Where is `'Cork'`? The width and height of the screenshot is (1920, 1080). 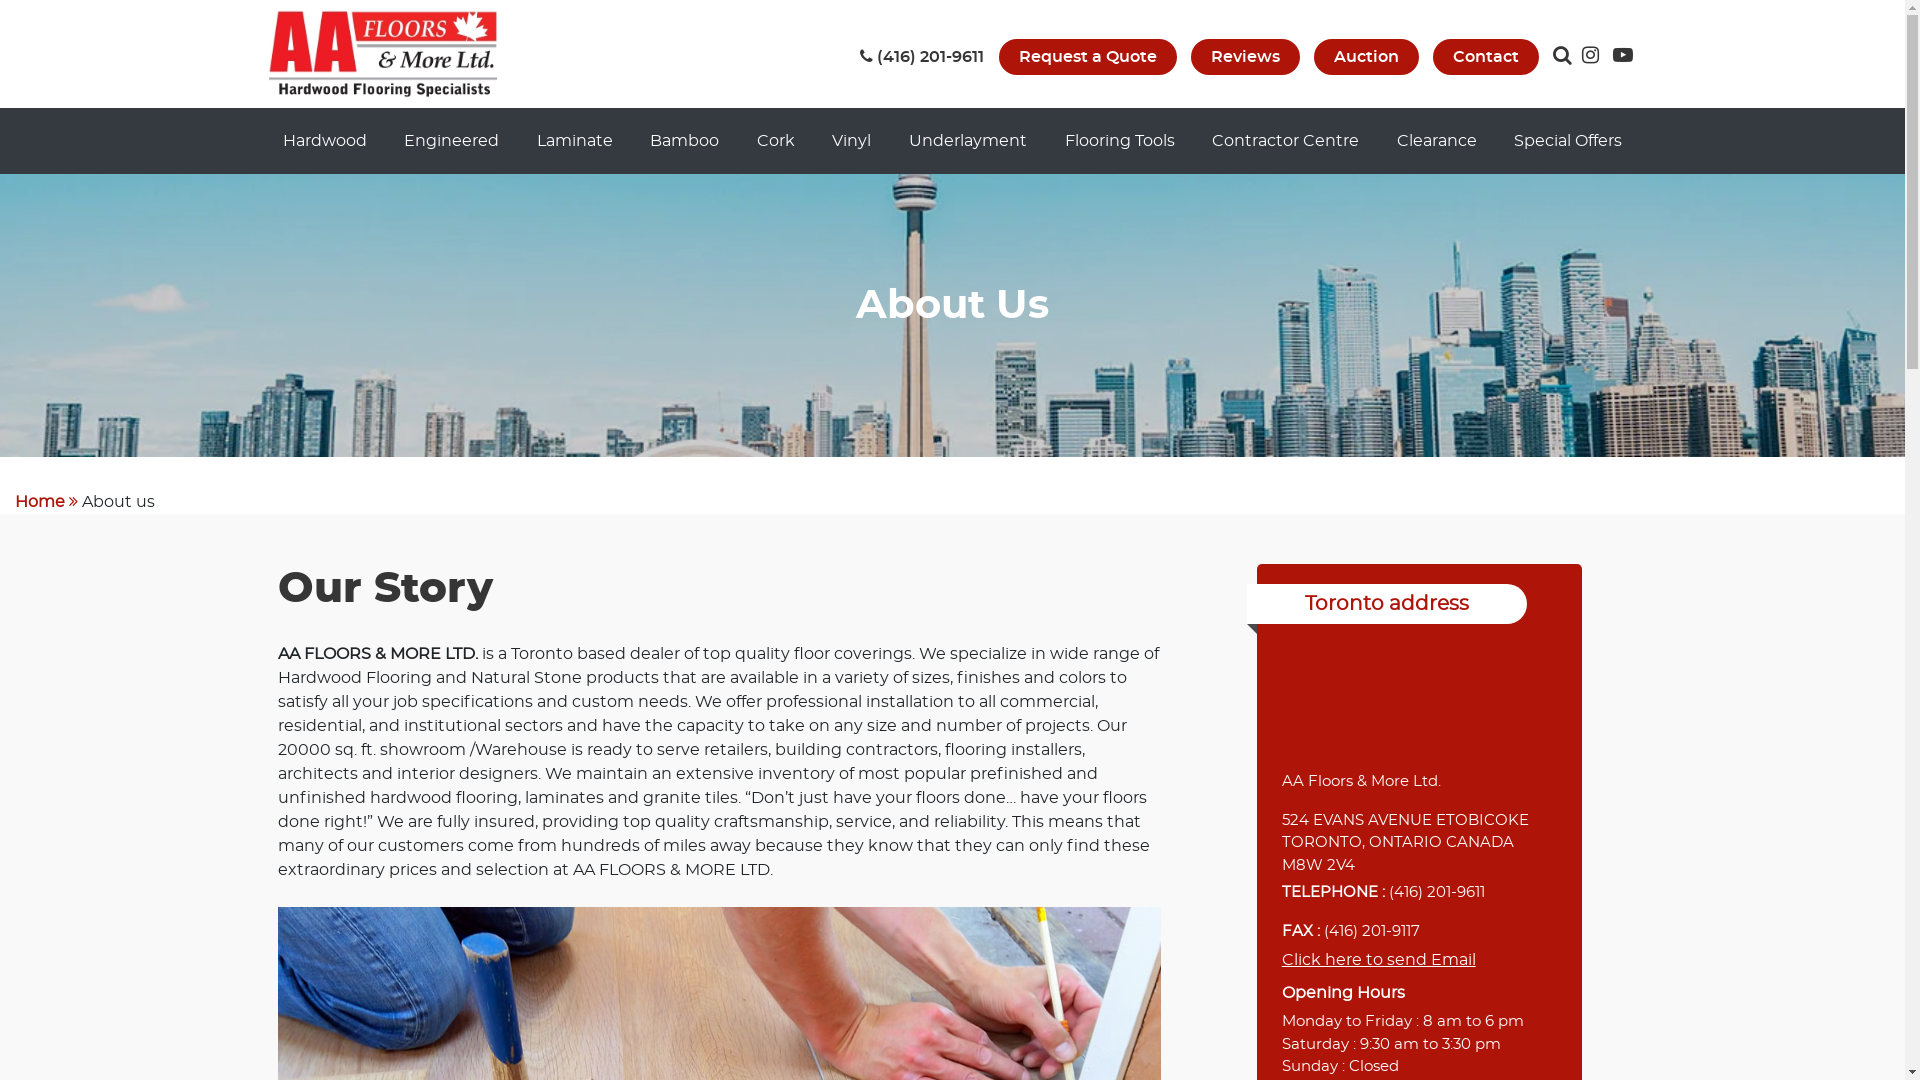 'Cork' is located at coordinates (775, 140).